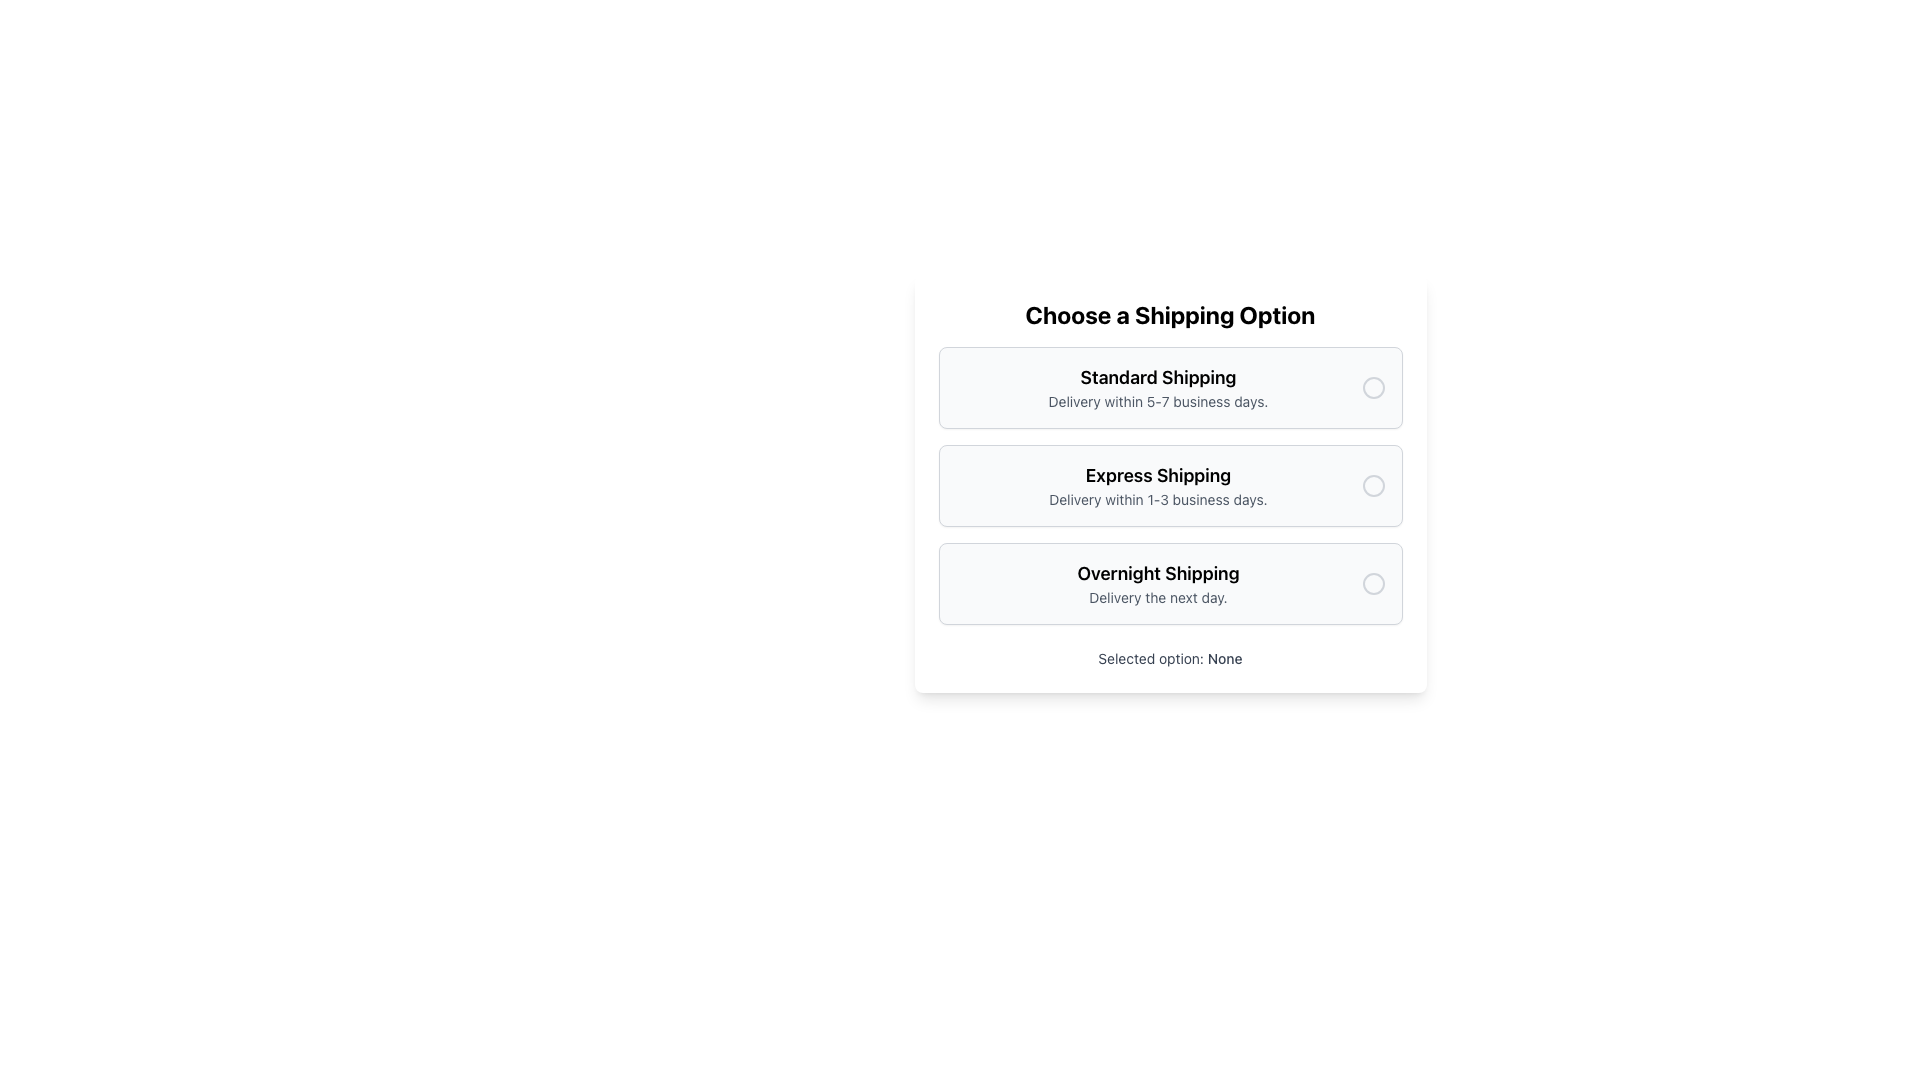 This screenshot has height=1080, width=1920. I want to click on the radio button for 'Express Shipping', which is the second option in a vertical list of shipping options, so click(1372, 486).